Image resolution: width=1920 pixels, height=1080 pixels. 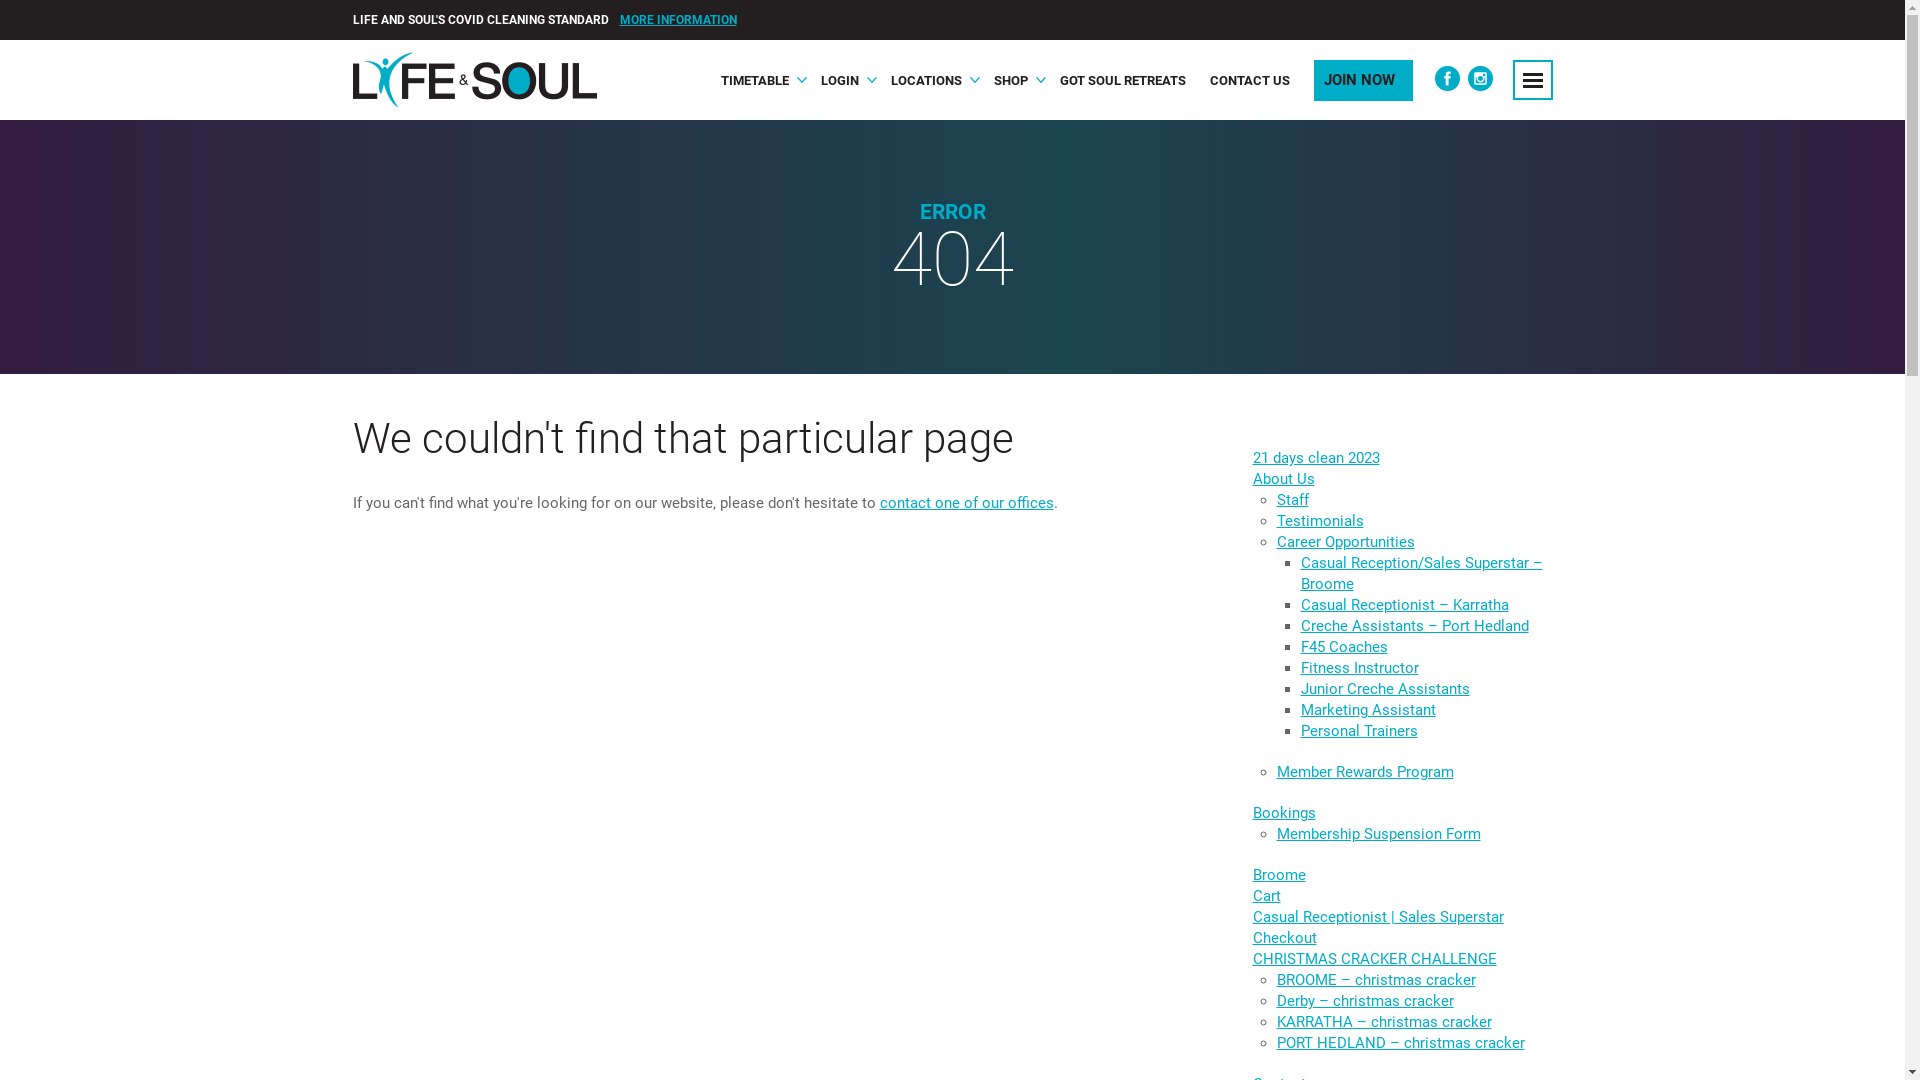 What do you see at coordinates (1283, 937) in the screenshot?
I see `'Checkout'` at bounding box center [1283, 937].